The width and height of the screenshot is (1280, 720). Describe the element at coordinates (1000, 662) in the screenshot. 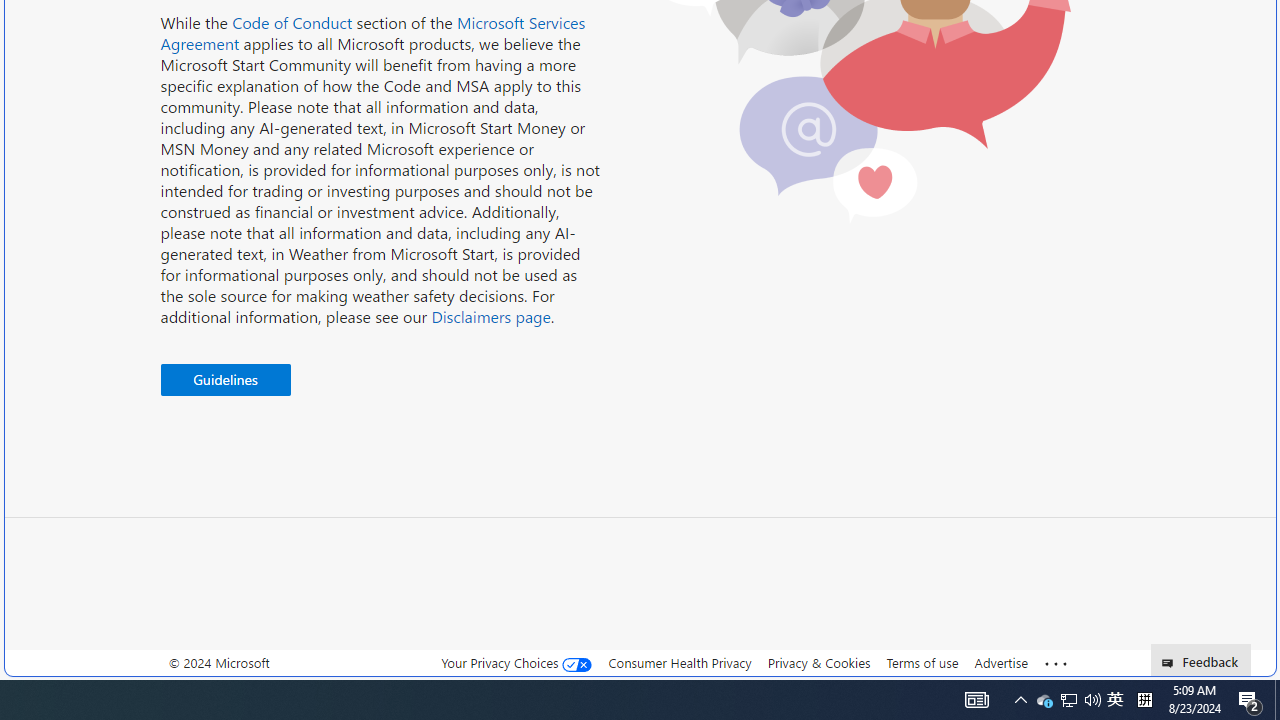

I see `'Advertise'` at that location.